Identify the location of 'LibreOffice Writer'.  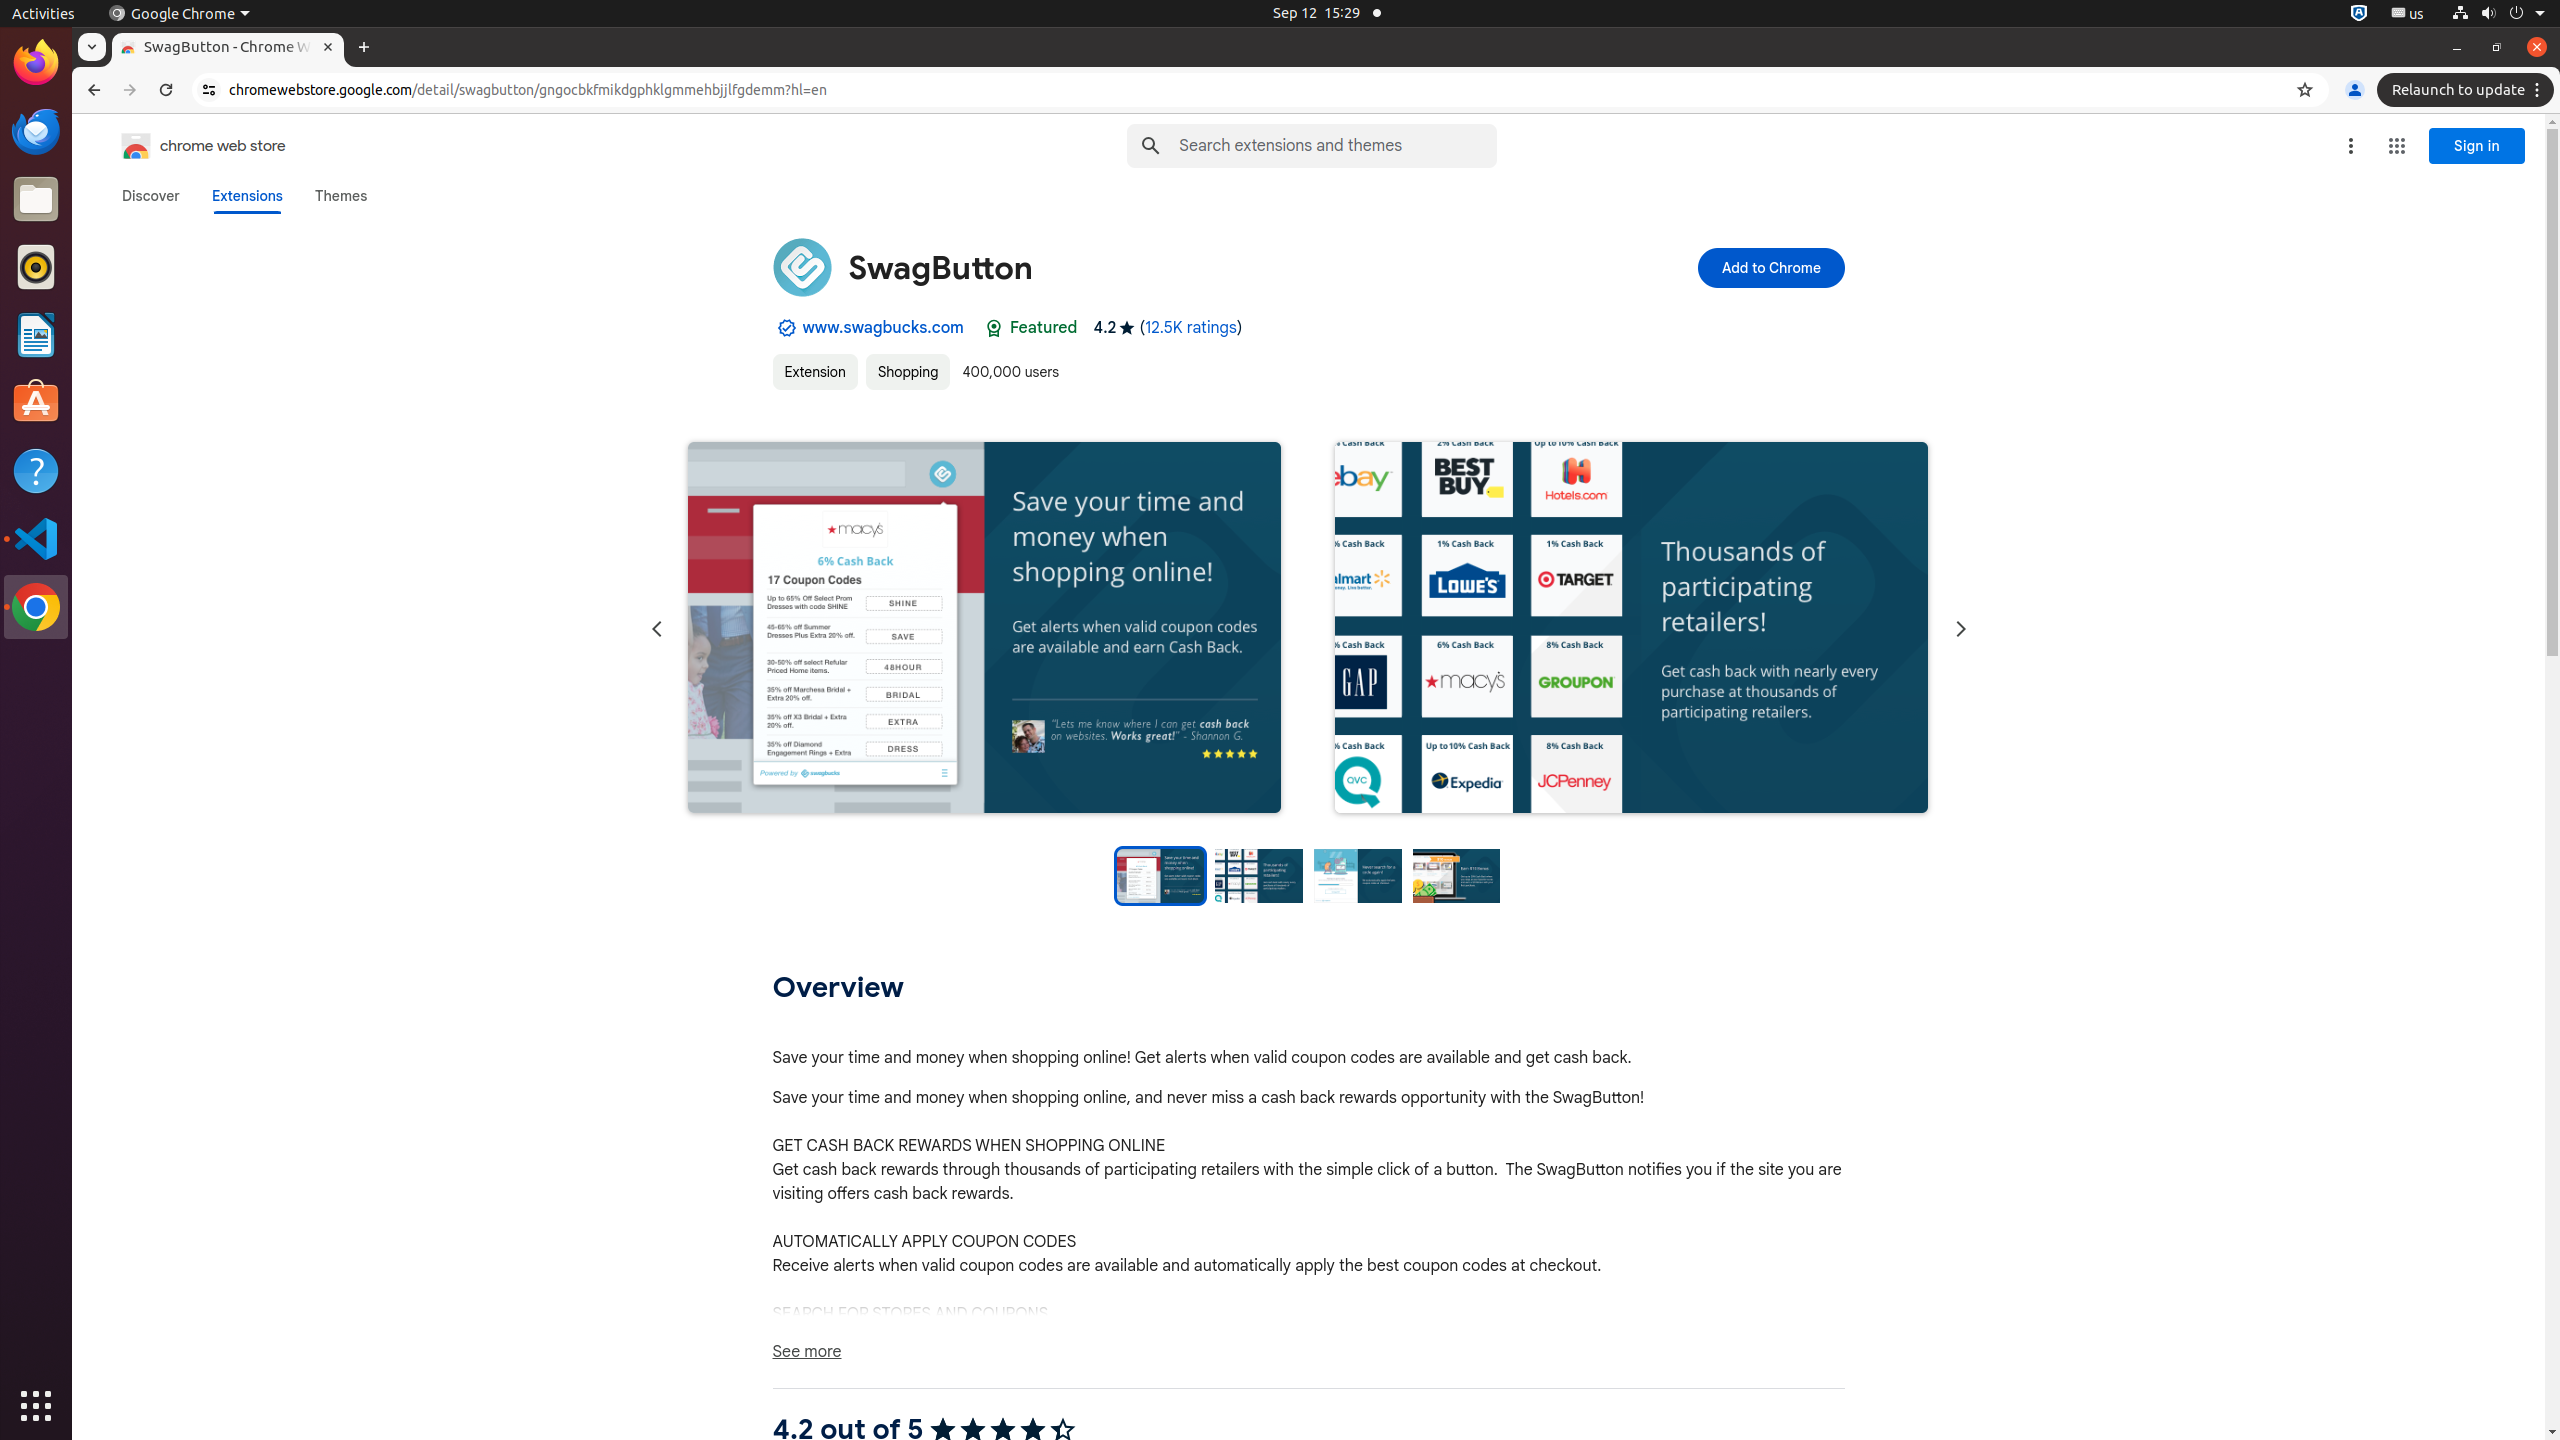
(36, 333).